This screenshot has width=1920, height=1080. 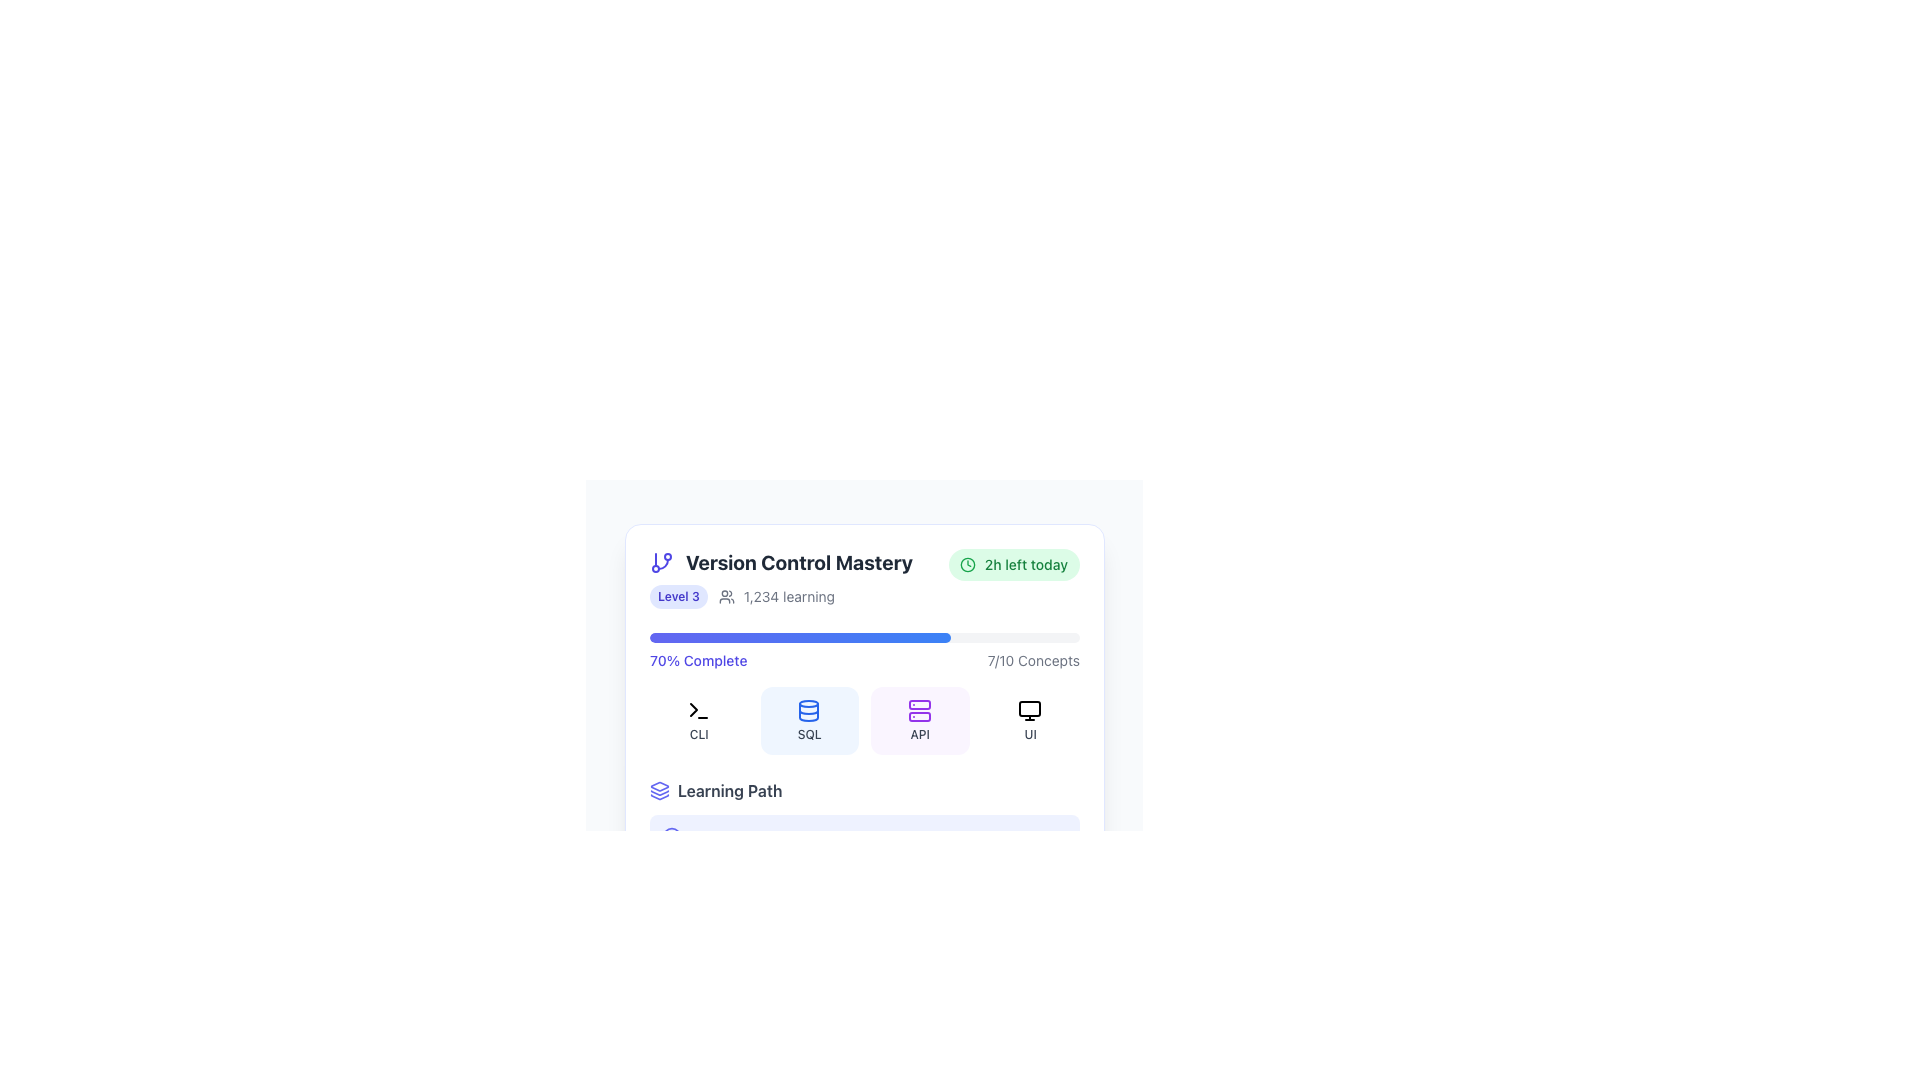 What do you see at coordinates (693, 708) in the screenshot?
I see `near the triangular graphical vector shape that is the leftmost and smallest part of the terminal icon, which represents command line interaction as part of the CLI category` at bounding box center [693, 708].